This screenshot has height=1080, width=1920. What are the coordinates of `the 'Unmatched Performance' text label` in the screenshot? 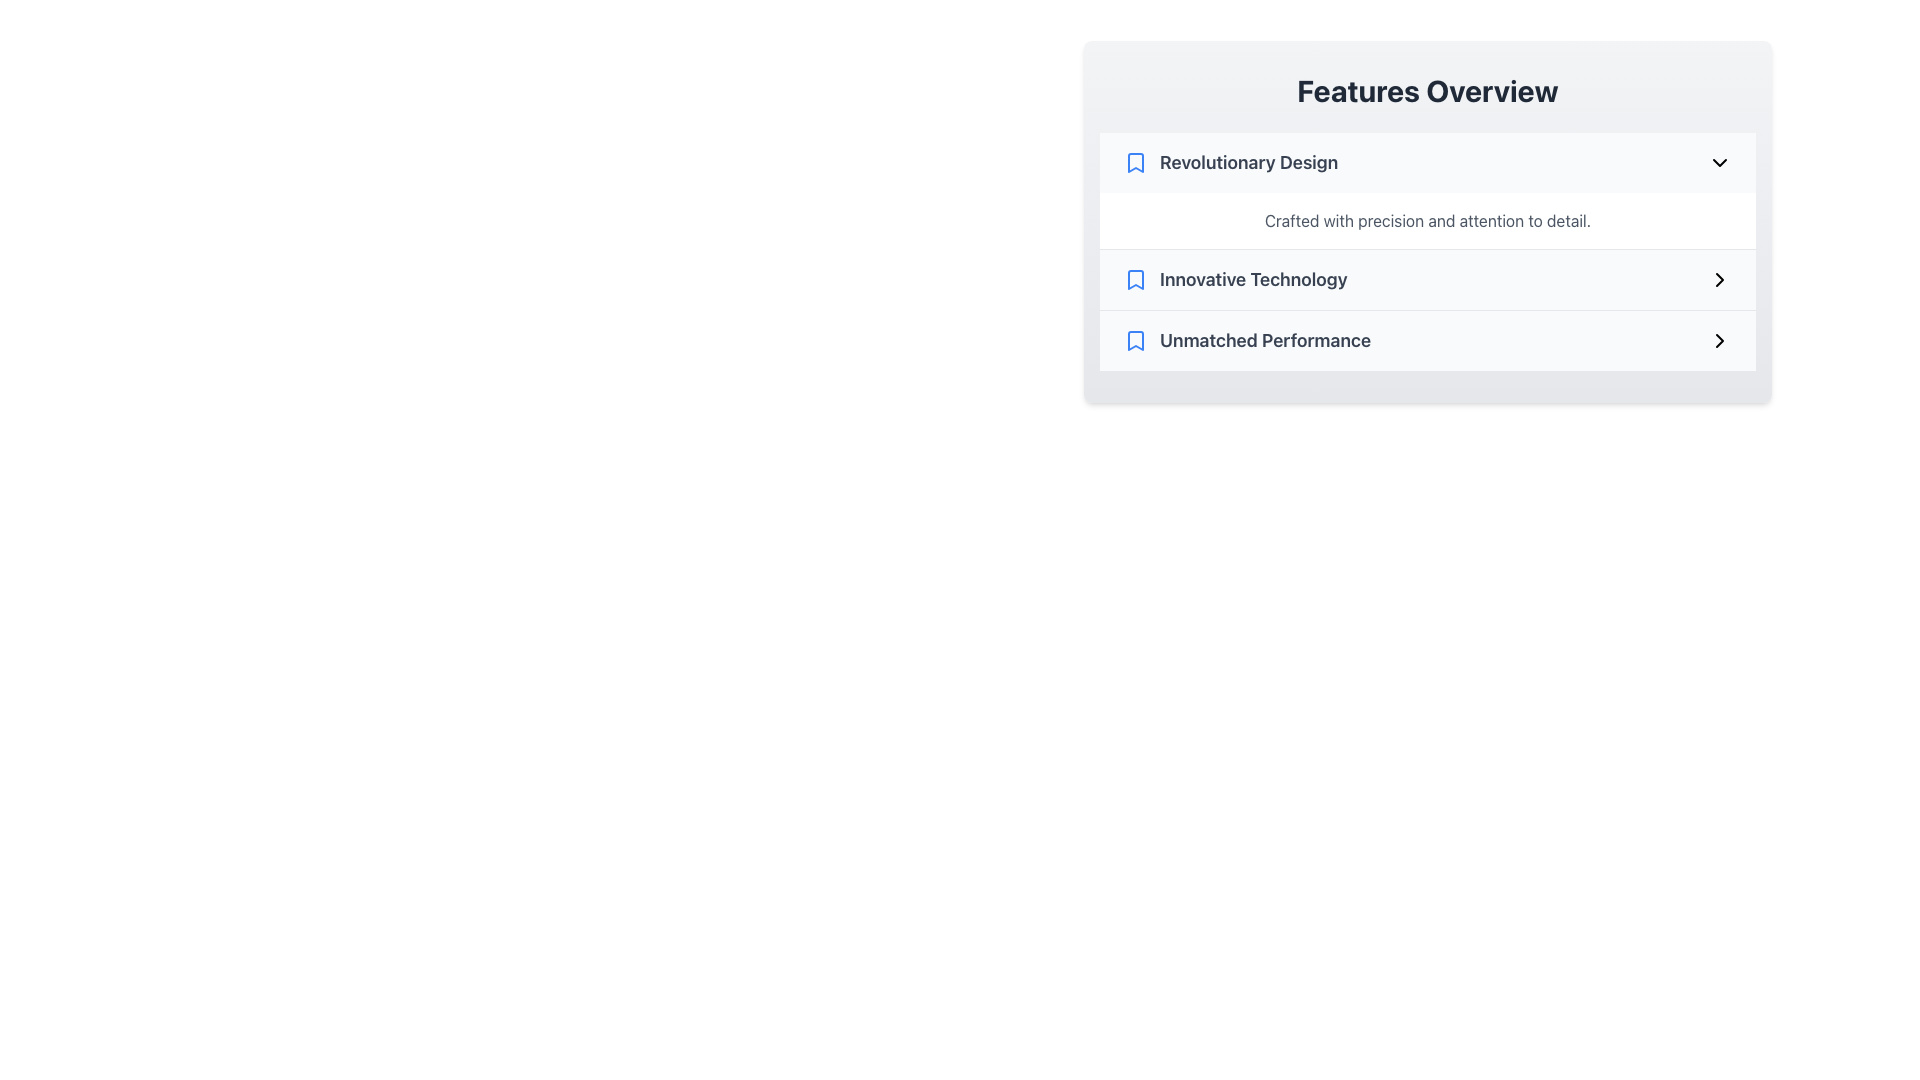 It's located at (1264, 339).